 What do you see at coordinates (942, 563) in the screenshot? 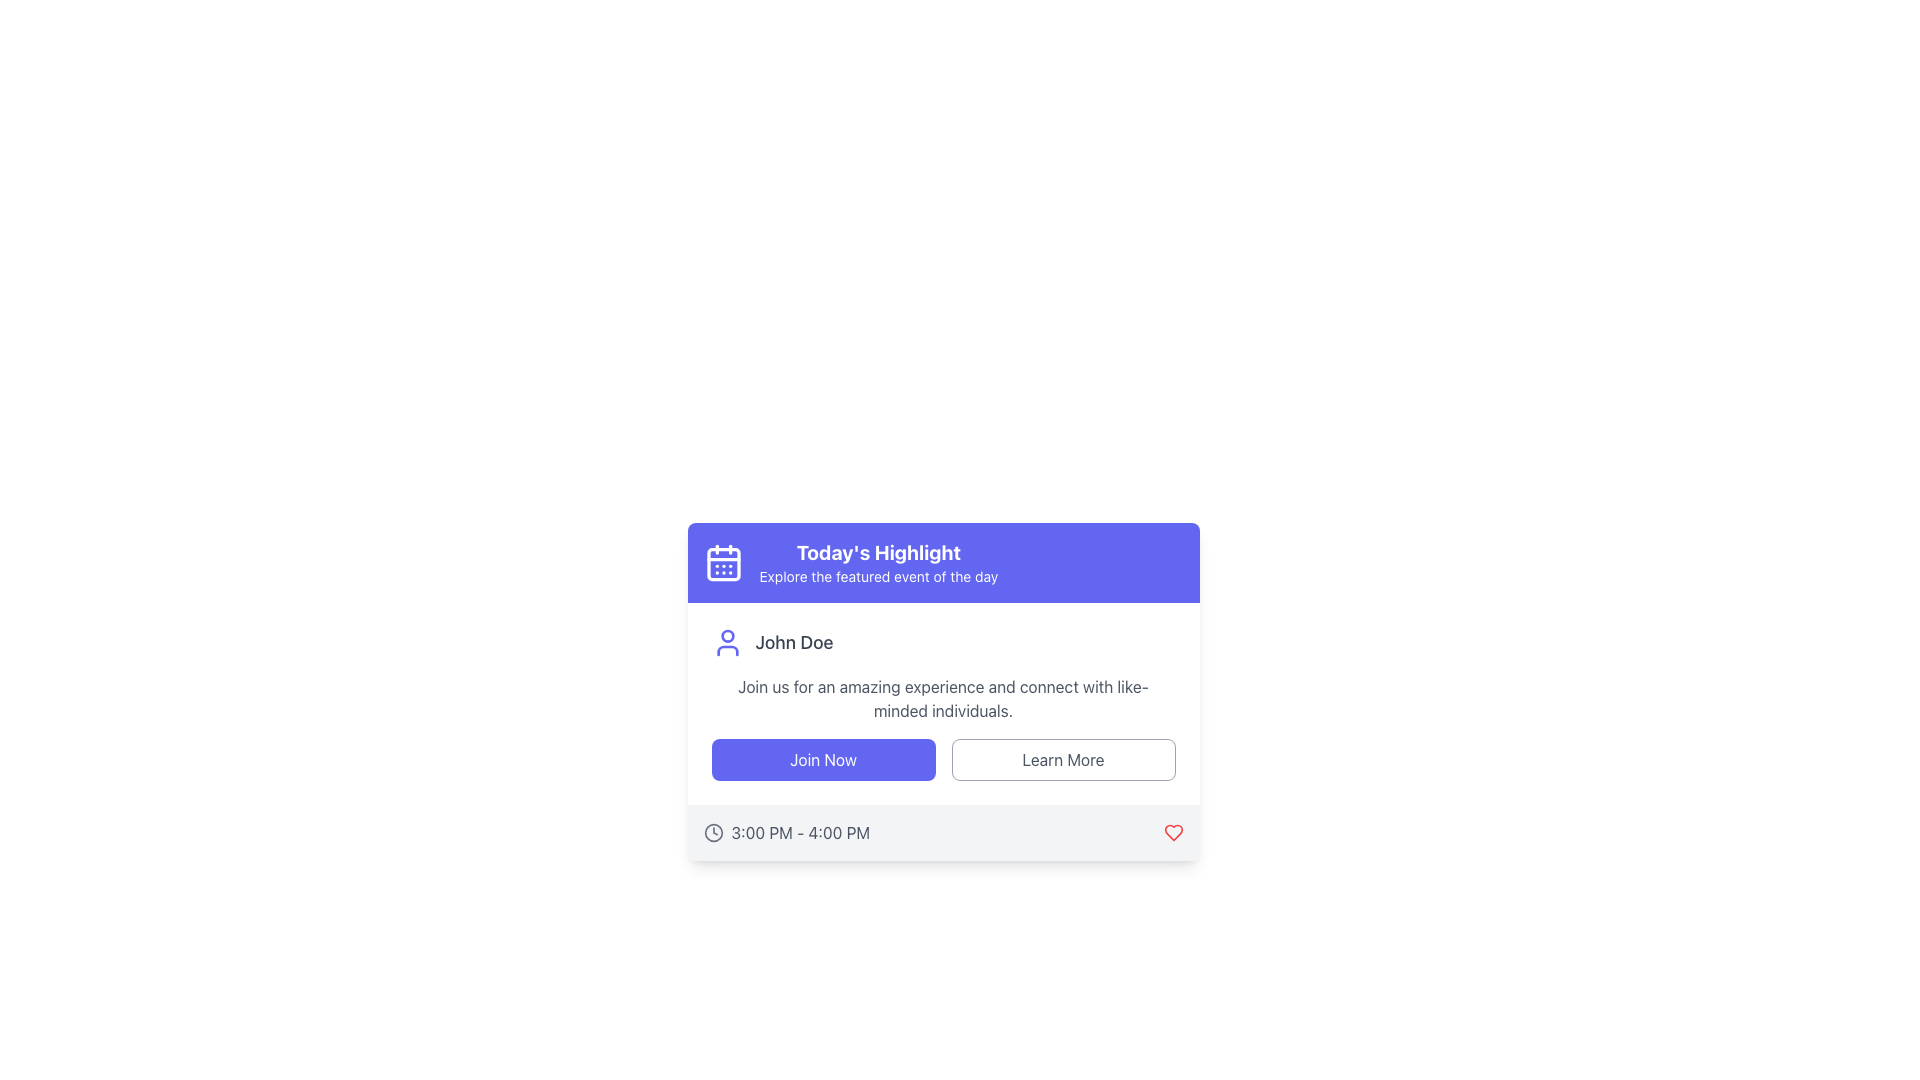
I see `the composite component with a purple background that contains the title 'Today's Highlight' and a calendar icon` at bounding box center [942, 563].